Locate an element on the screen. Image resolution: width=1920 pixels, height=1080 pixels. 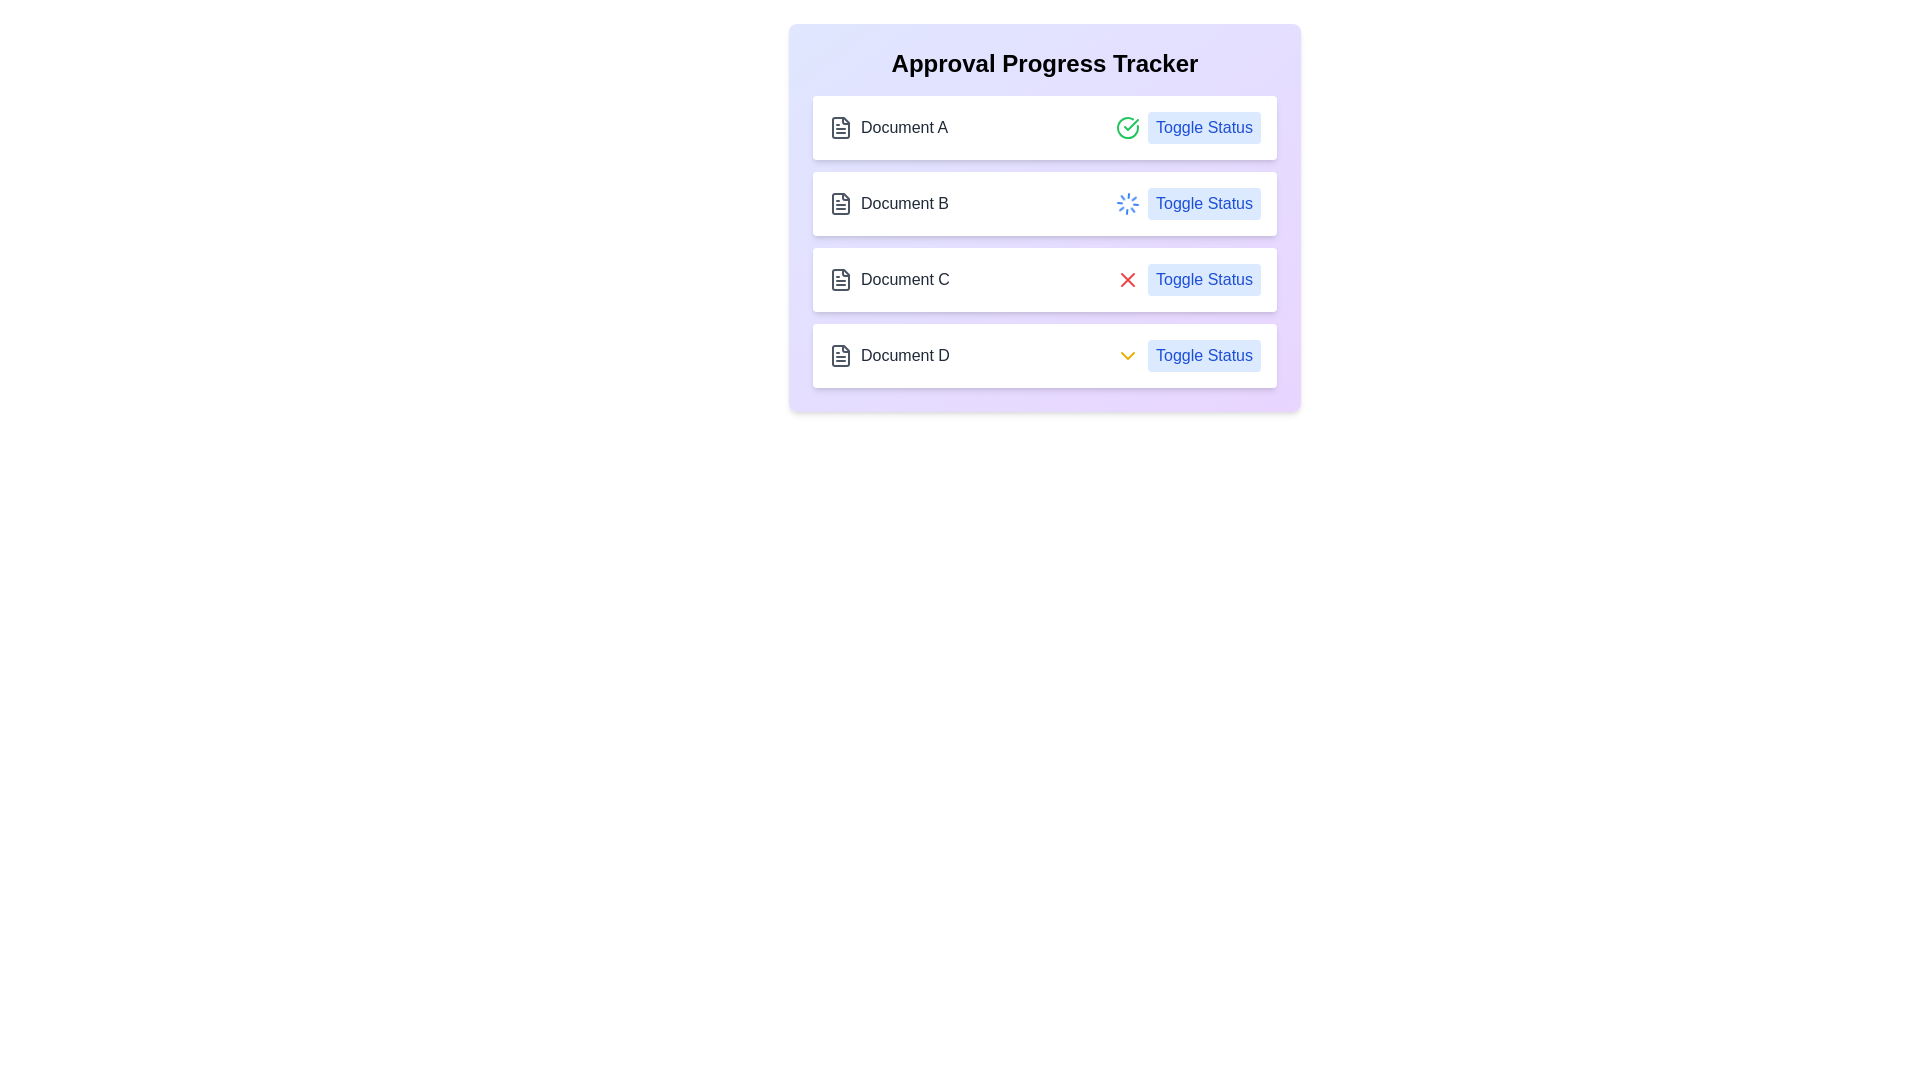
the green checkmark icon within the first item of the 'Approval Progress Tracker' list, located next to 'Document A' is located at coordinates (1131, 124).